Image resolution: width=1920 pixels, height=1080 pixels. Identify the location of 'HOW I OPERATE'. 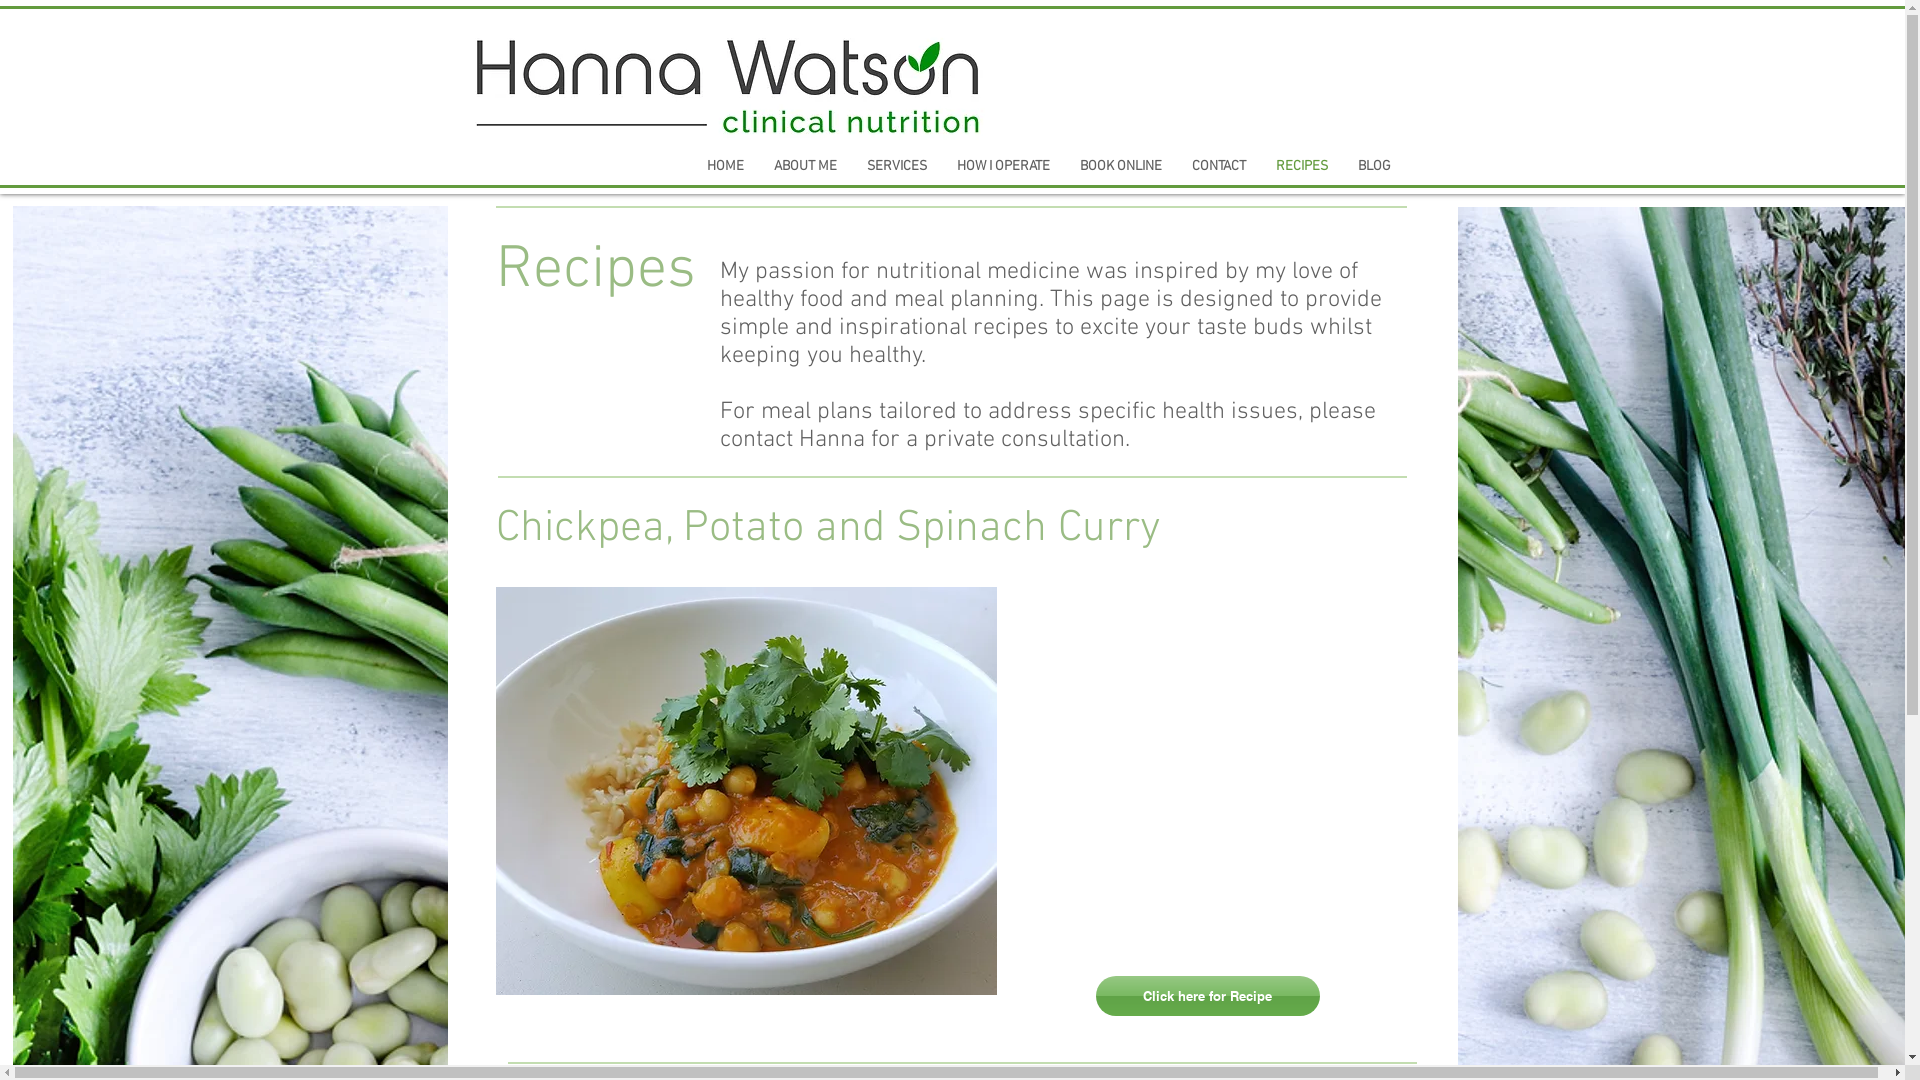
(1003, 165).